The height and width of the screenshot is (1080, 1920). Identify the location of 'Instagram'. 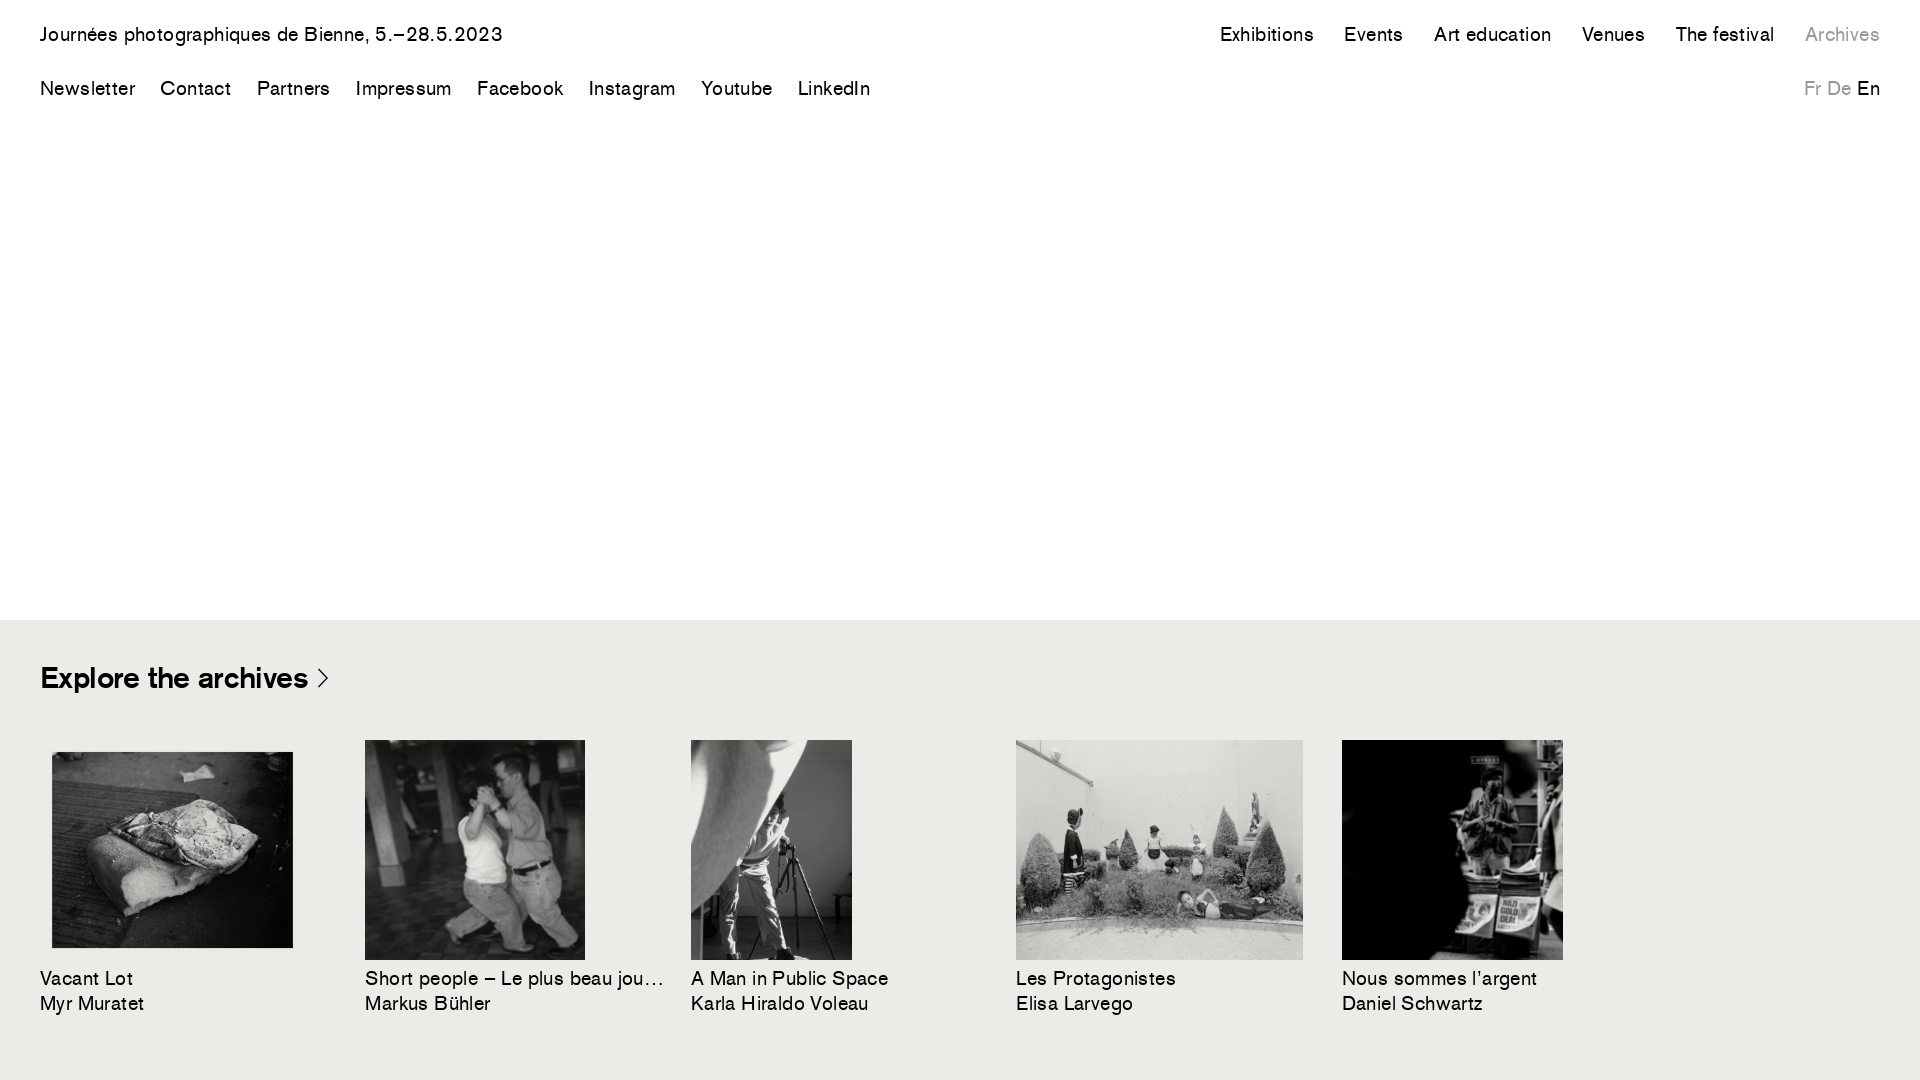
(631, 87).